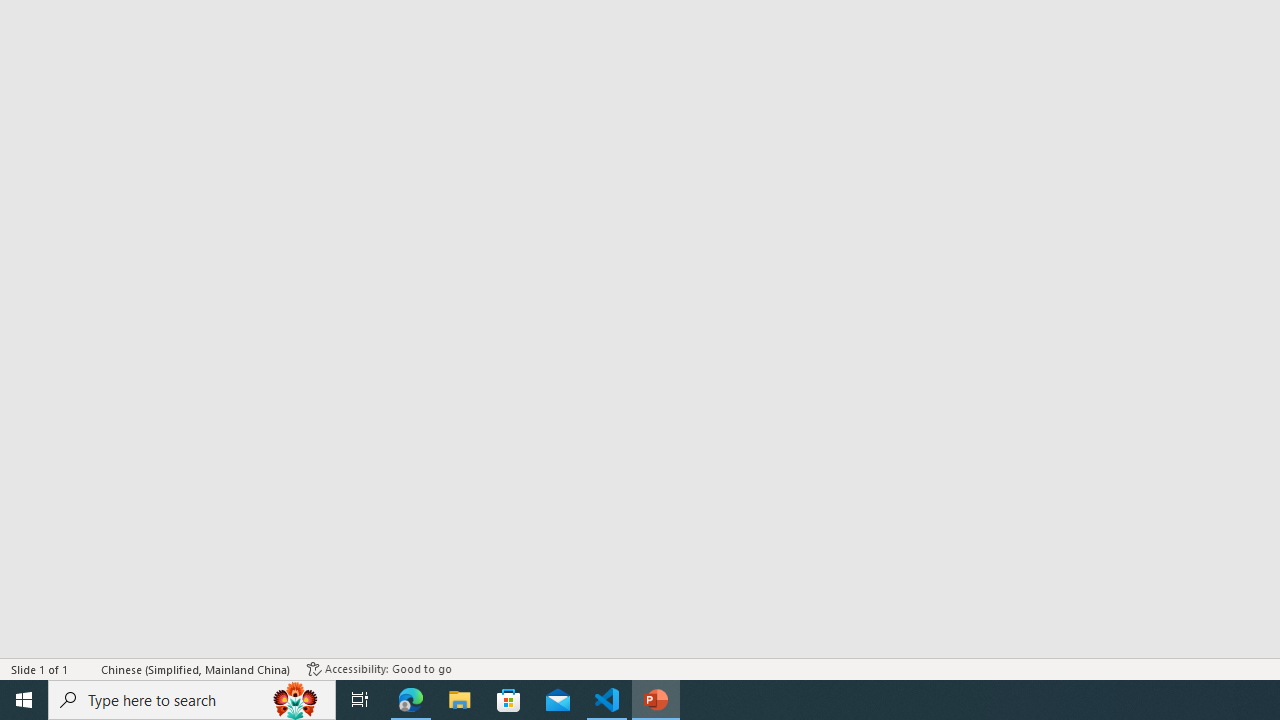 The height and width of the screenshot is (720, 1280). What do you see at coordinates (509, 698) in the screenshot?
I see `'Microsoft Store'` at bounding box center [509, 698].